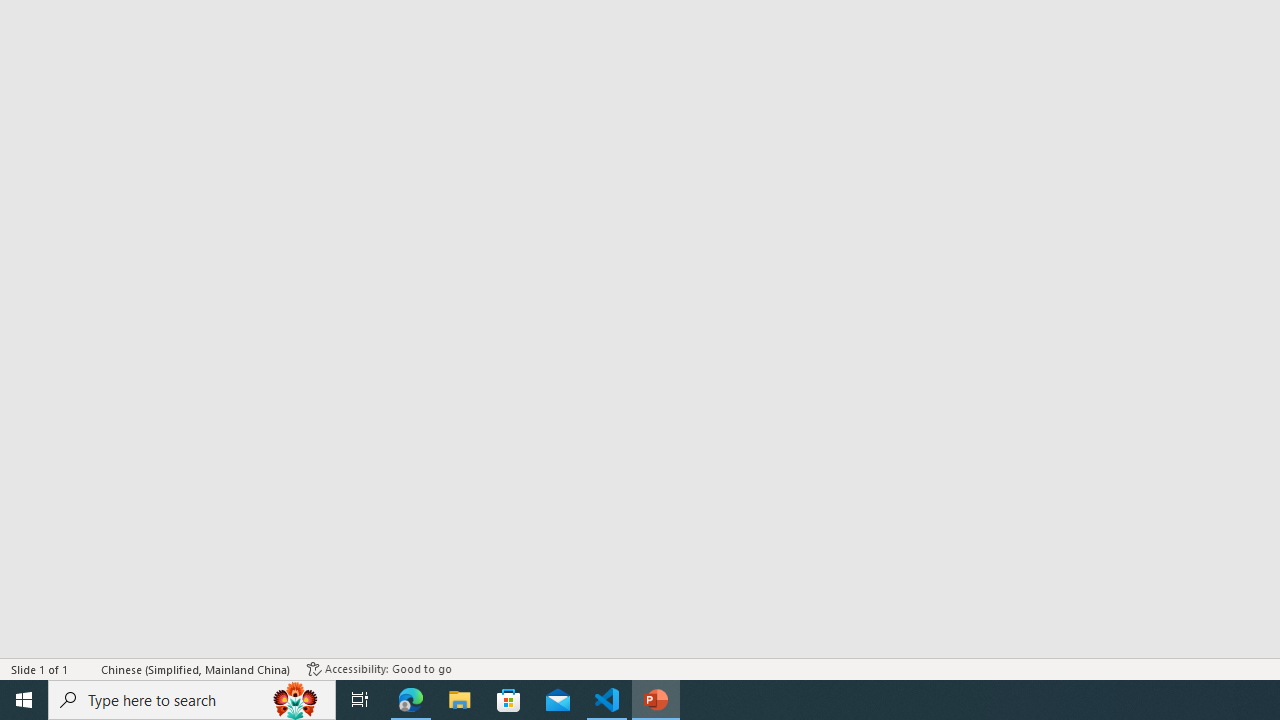 The height and width of the screenshot is (720, 1280). What do you see at coordinates (509, 698) in the screenshot?
I see `'Microsoft Store'` at bounding box center [509, 698].